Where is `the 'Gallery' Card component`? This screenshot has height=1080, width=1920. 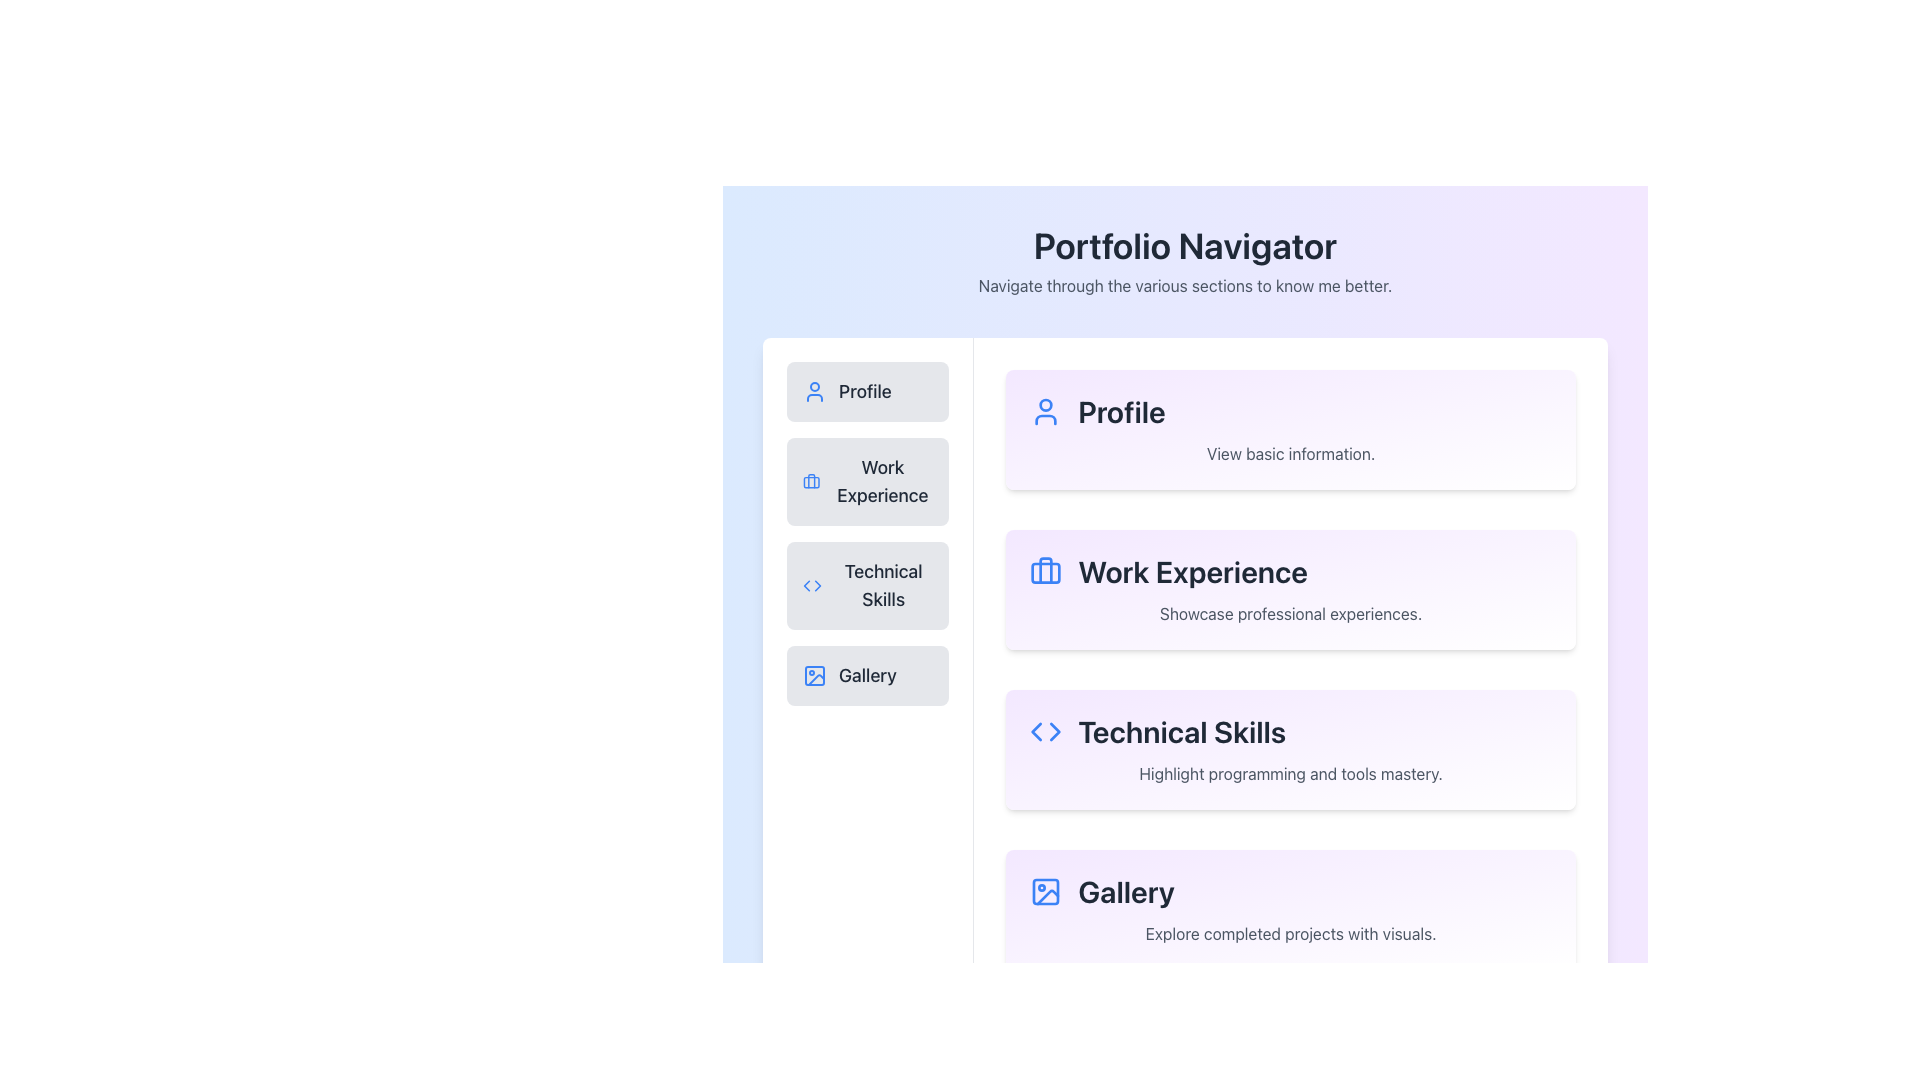
the 'Gallery' Card component is located at coordinates (1291, 910).